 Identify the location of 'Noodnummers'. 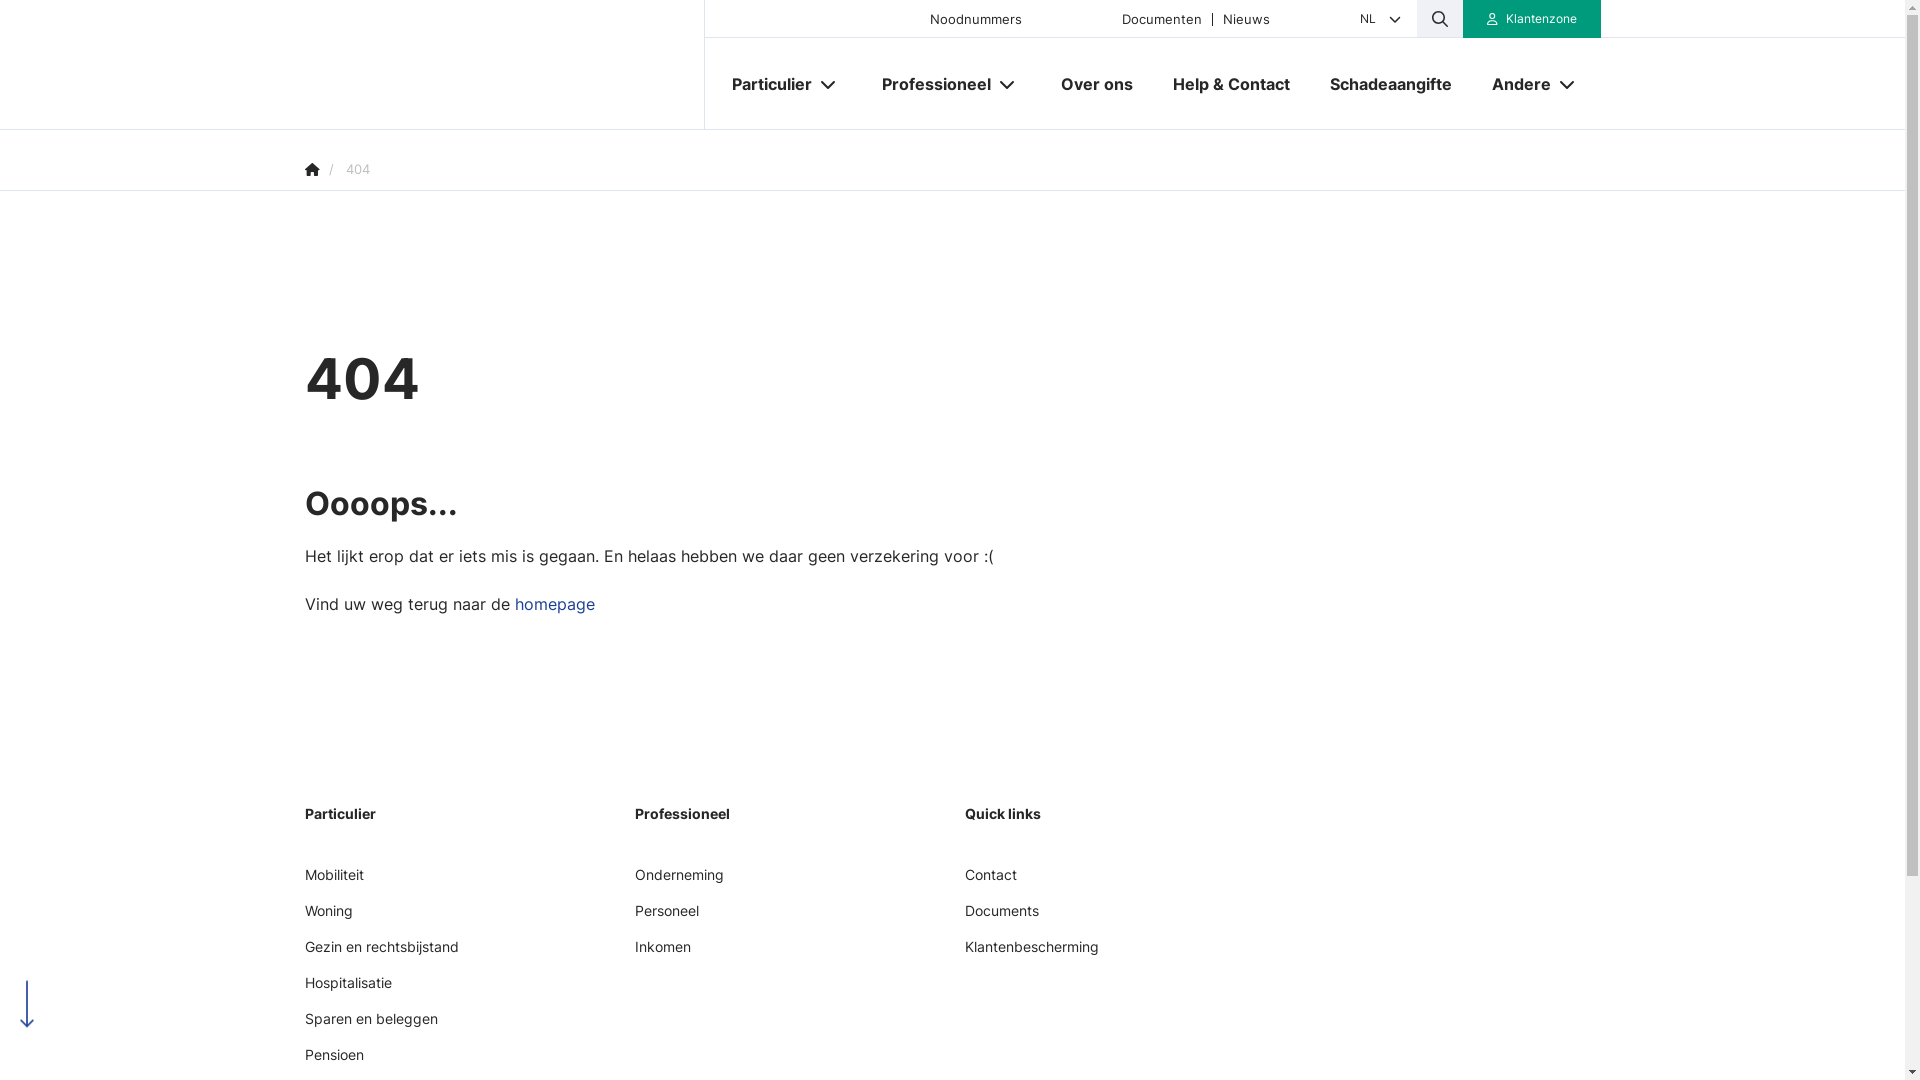
(975, 18).